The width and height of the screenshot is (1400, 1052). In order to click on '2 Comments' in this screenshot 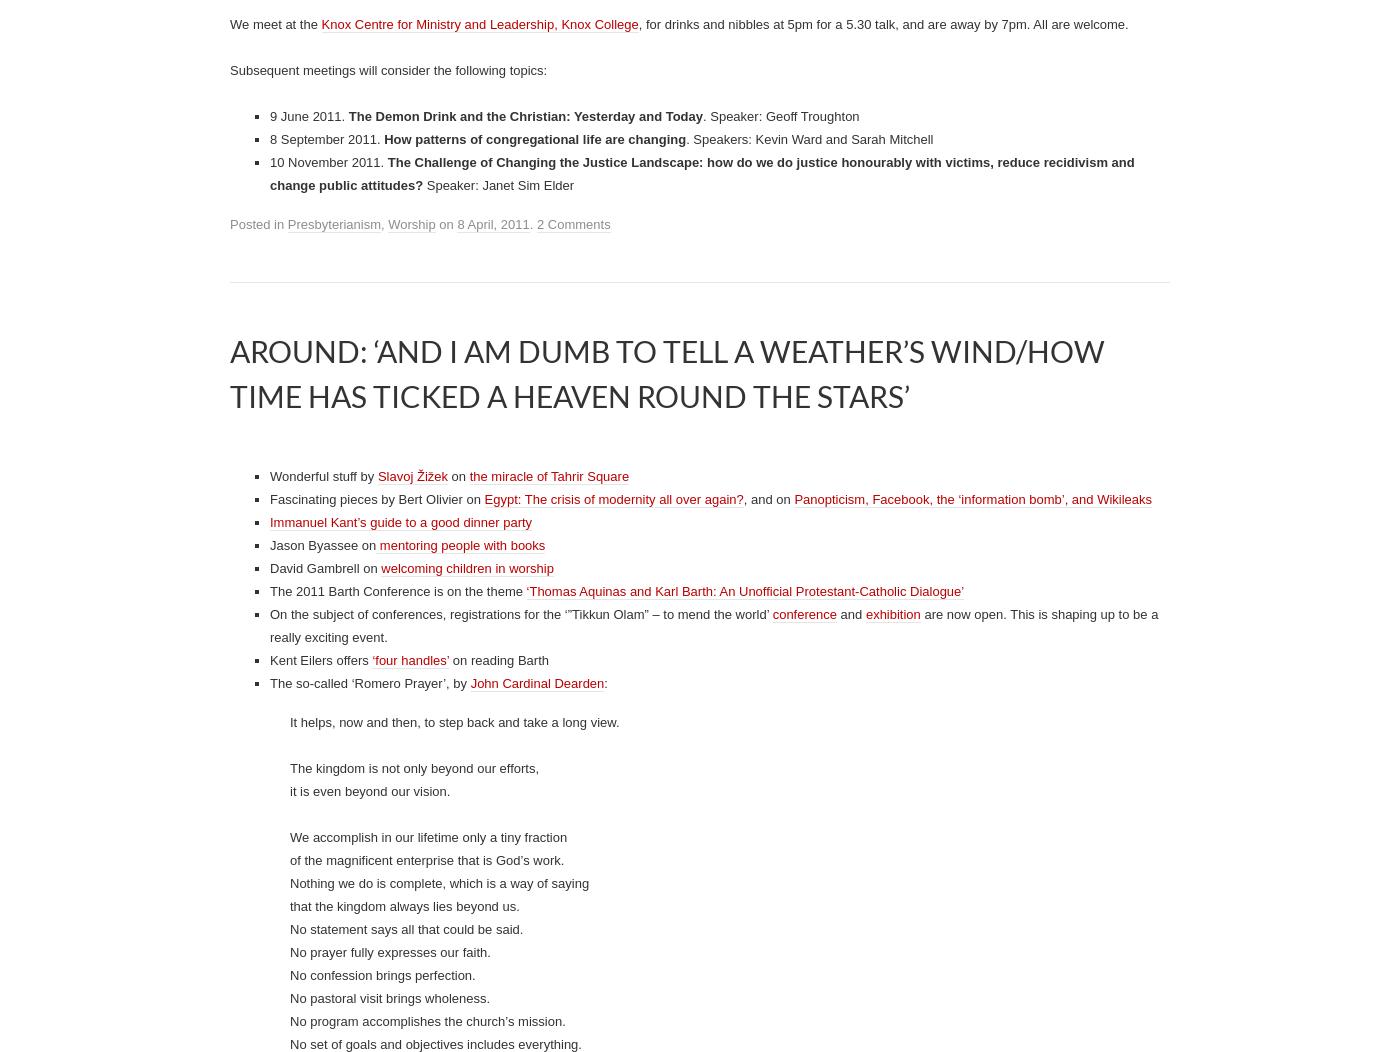, I will do `click(573, 991)`.